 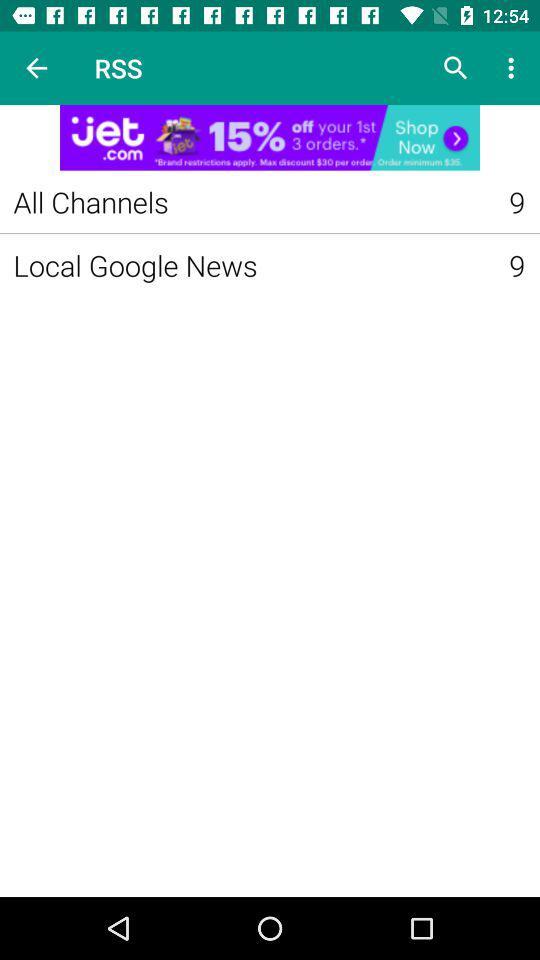 What do you see at coordinates (455, 68) in the screenshot?
I see `search` at bounding box center [455, 68].